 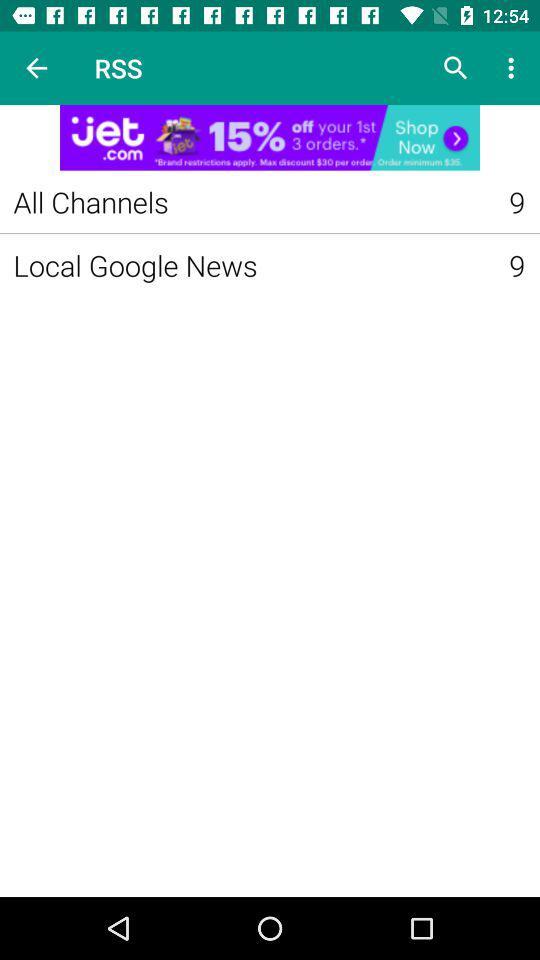 What do you see at coordinates (455, 68) in the screenshot?
I see `search` at bounding box center [455, 68].